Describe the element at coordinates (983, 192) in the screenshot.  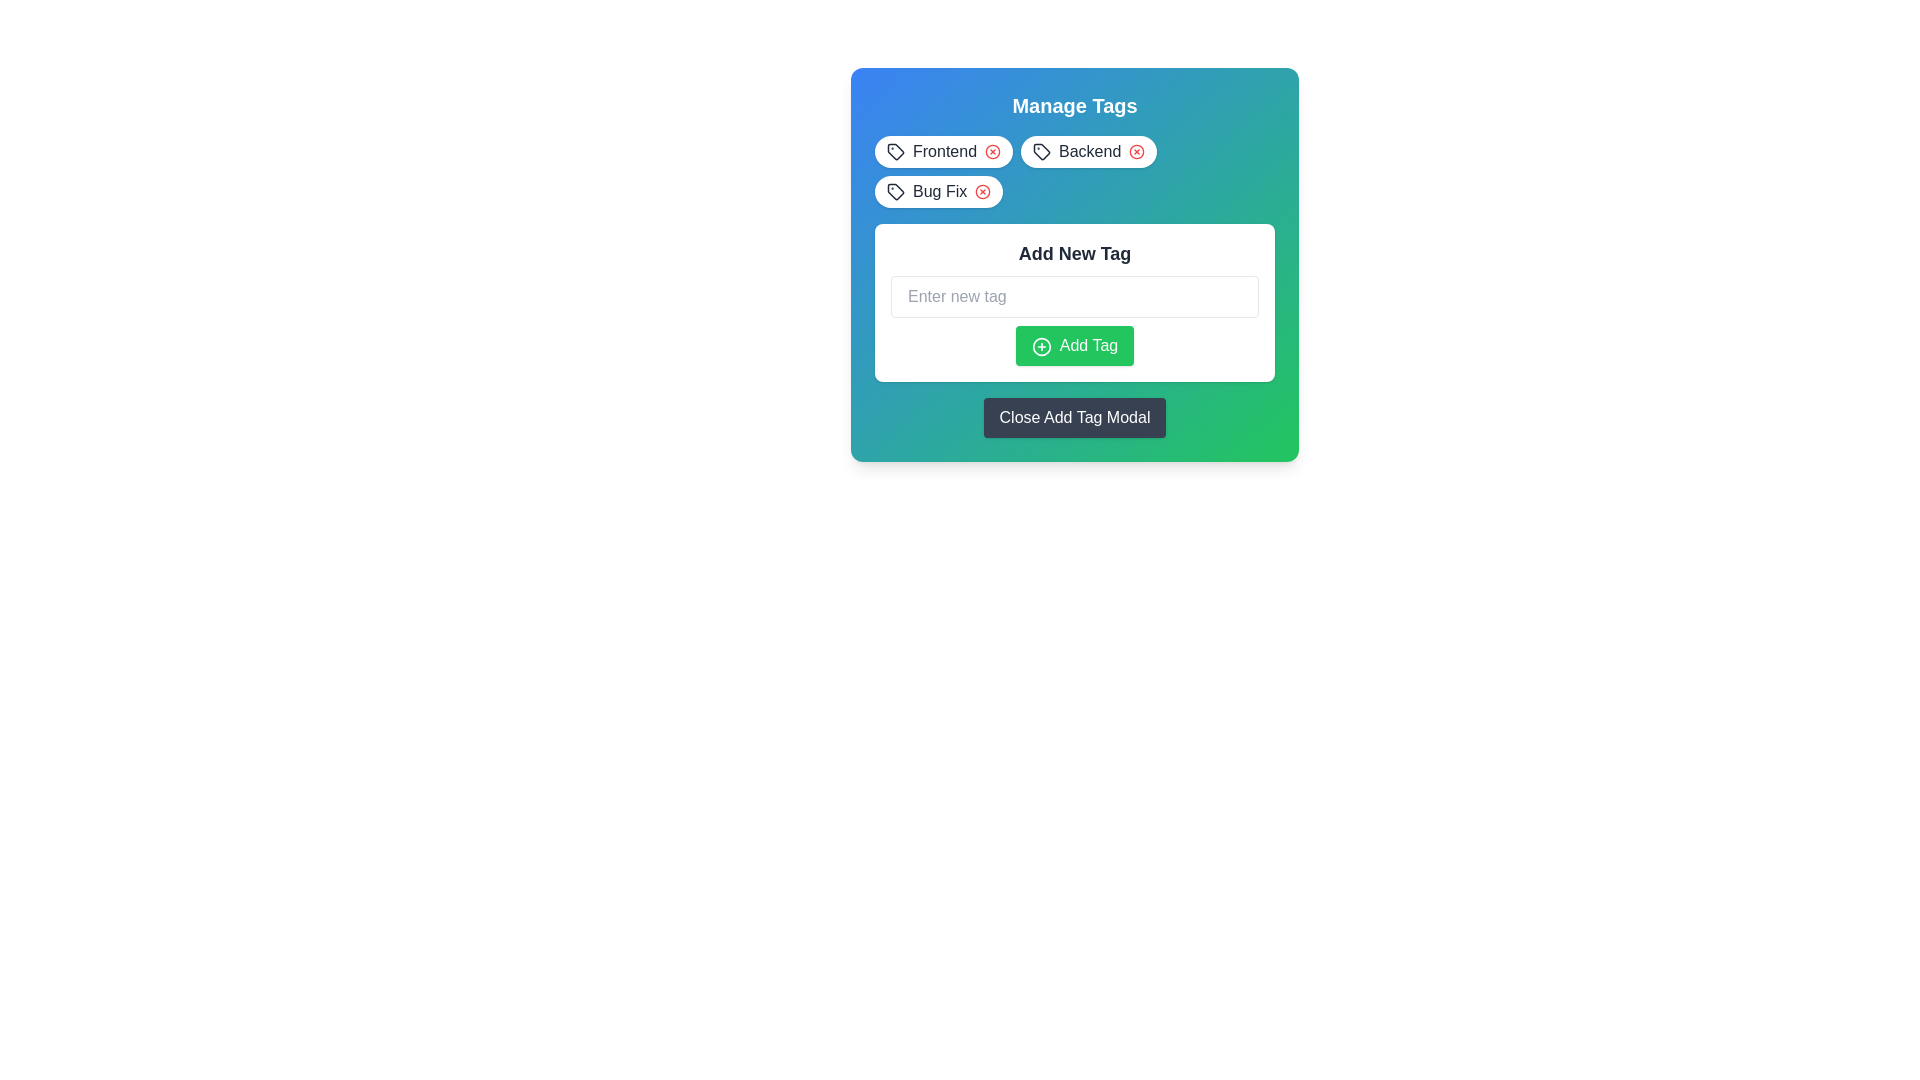
I see `the circular graphical icon component associated with the 'Bug Fix' label in the 'Manage Tags' modal interface by moving the cursor to its center` at that location.